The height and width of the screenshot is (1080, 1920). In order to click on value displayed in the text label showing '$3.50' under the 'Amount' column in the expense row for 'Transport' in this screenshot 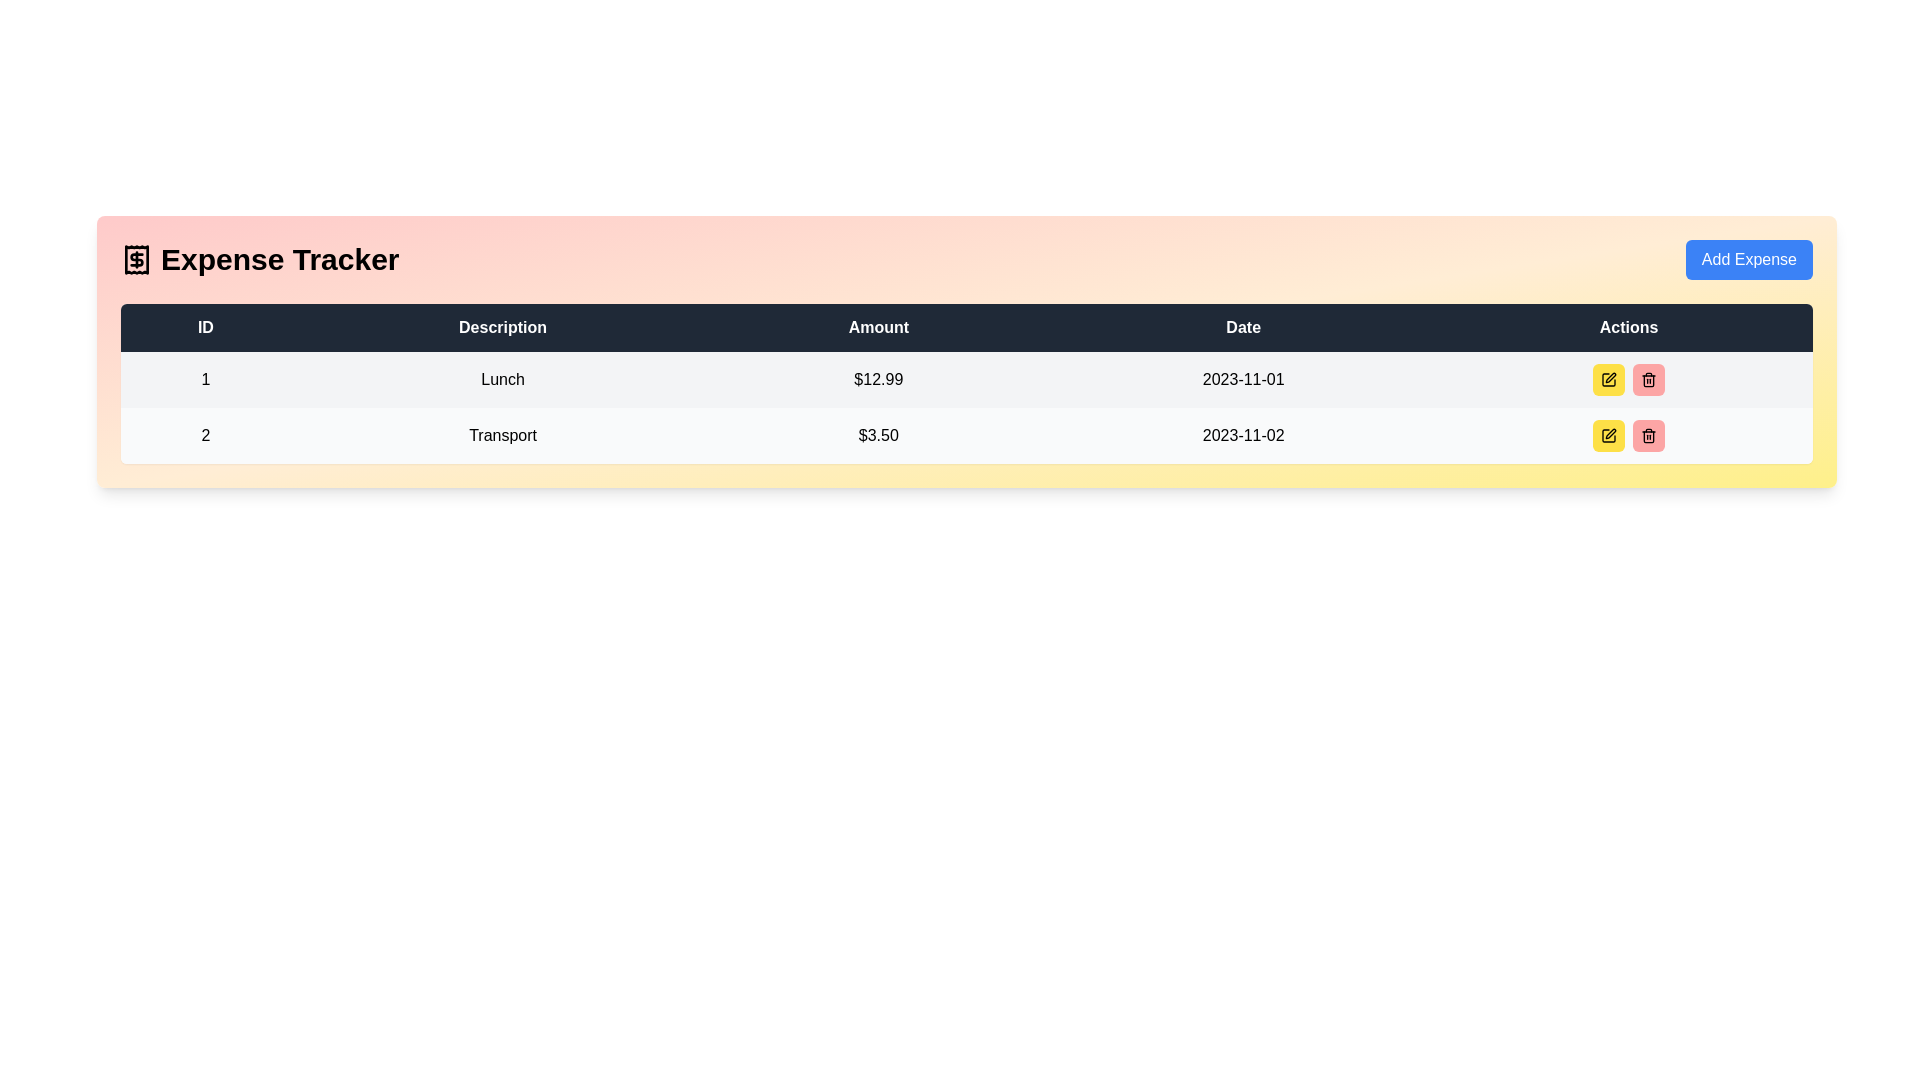, I will do `click(878, 434)`.